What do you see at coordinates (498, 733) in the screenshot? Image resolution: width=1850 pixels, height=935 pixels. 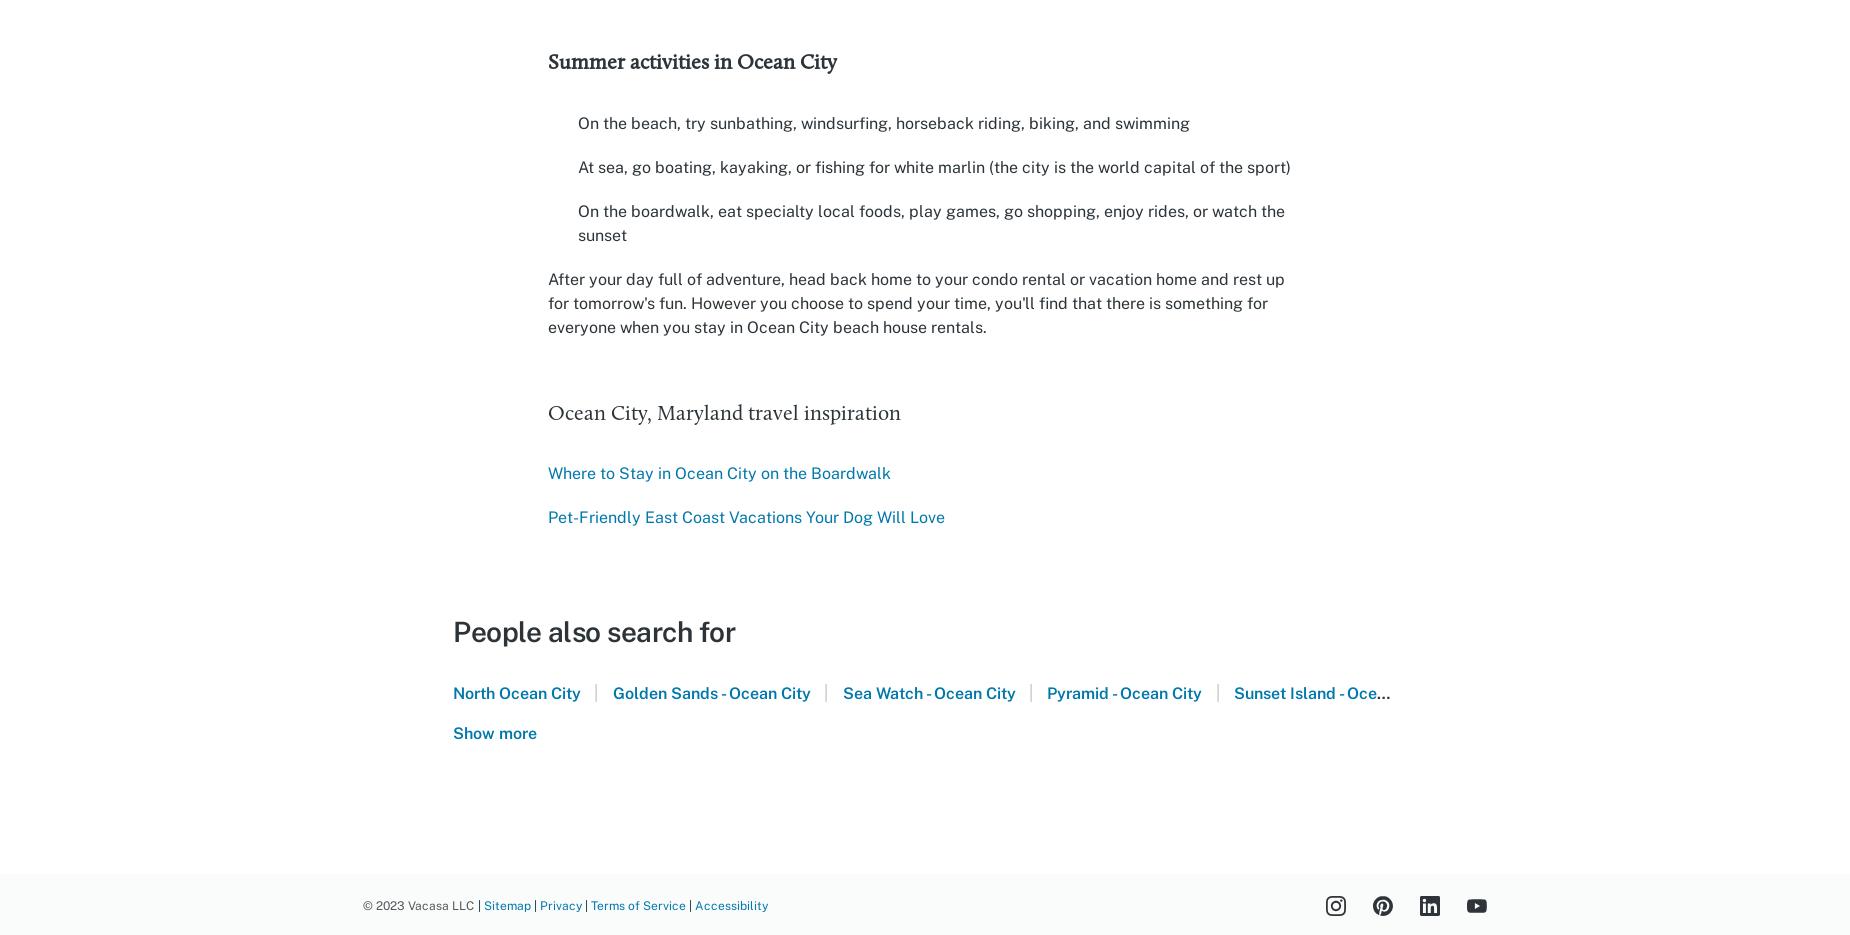 I see `'Show more'` at bounding box center [498, 733].